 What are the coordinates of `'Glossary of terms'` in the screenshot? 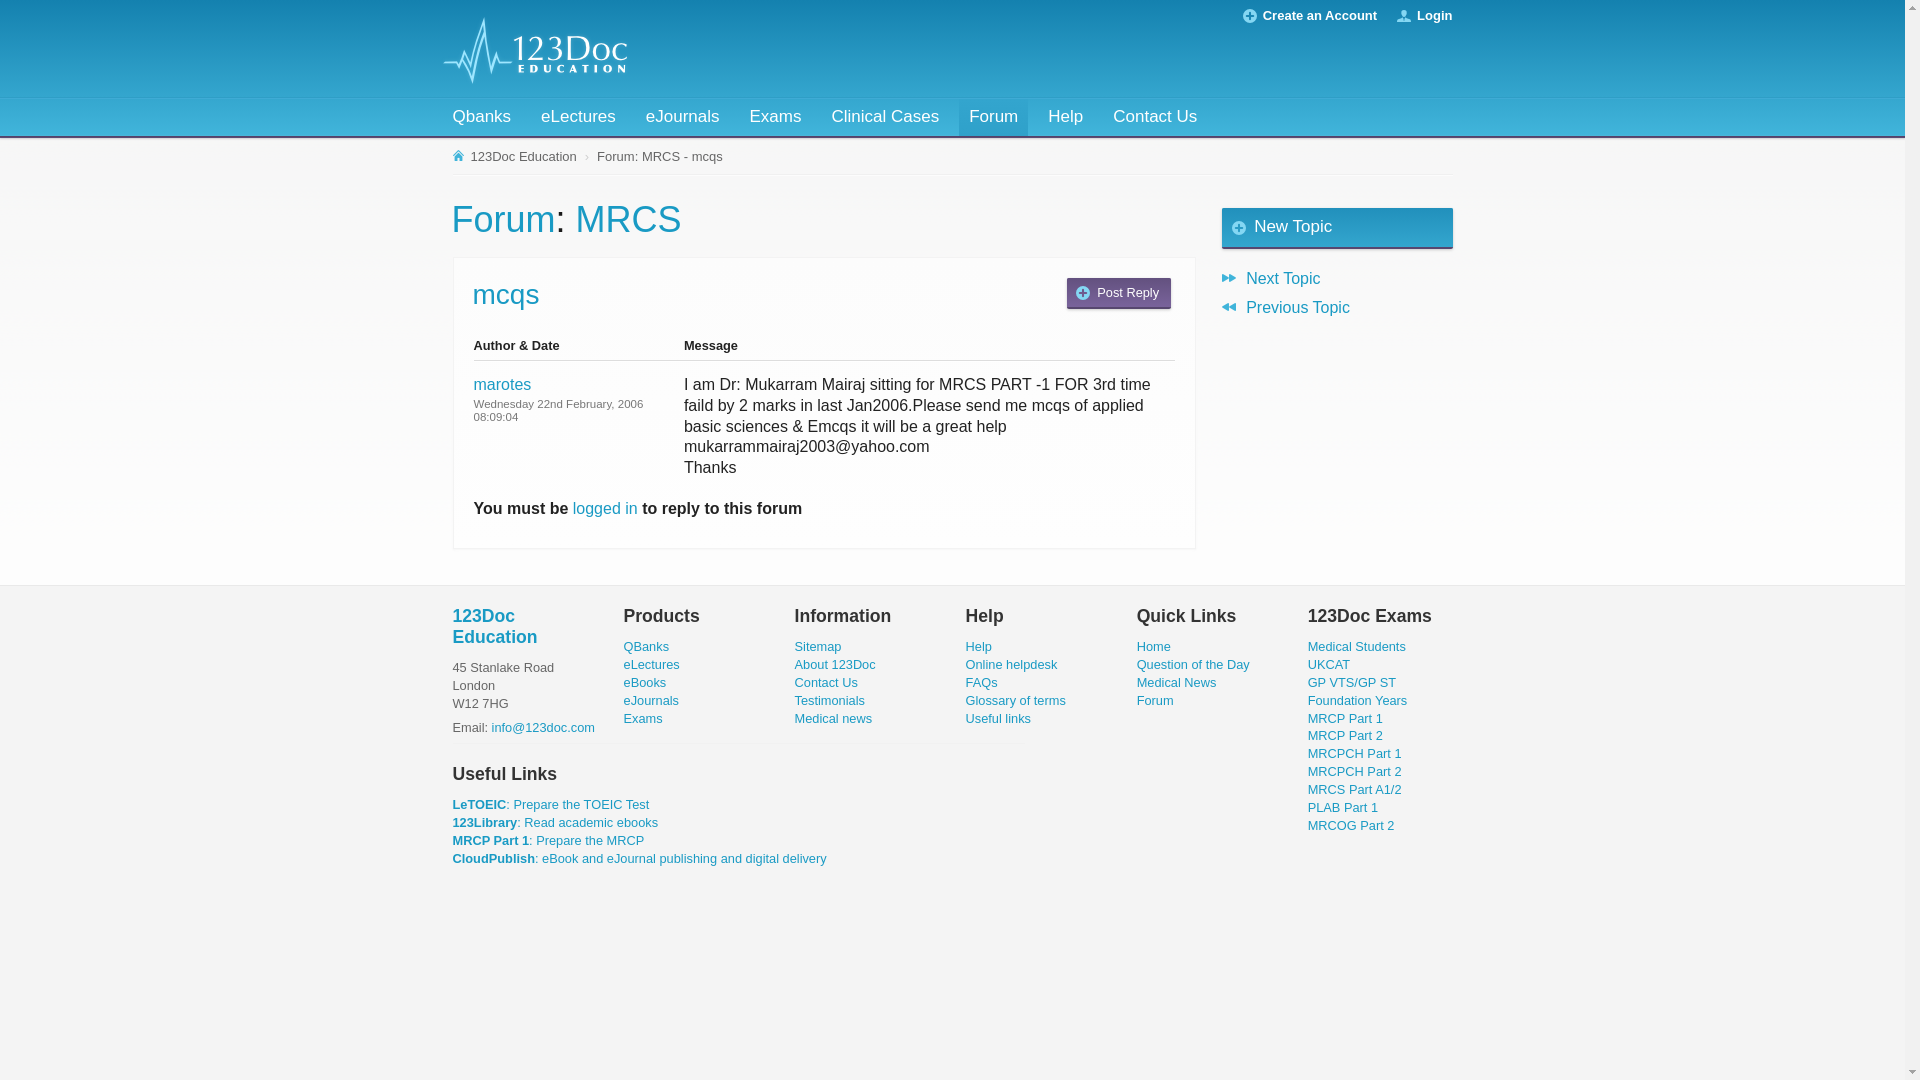 It's located at (965, 699).